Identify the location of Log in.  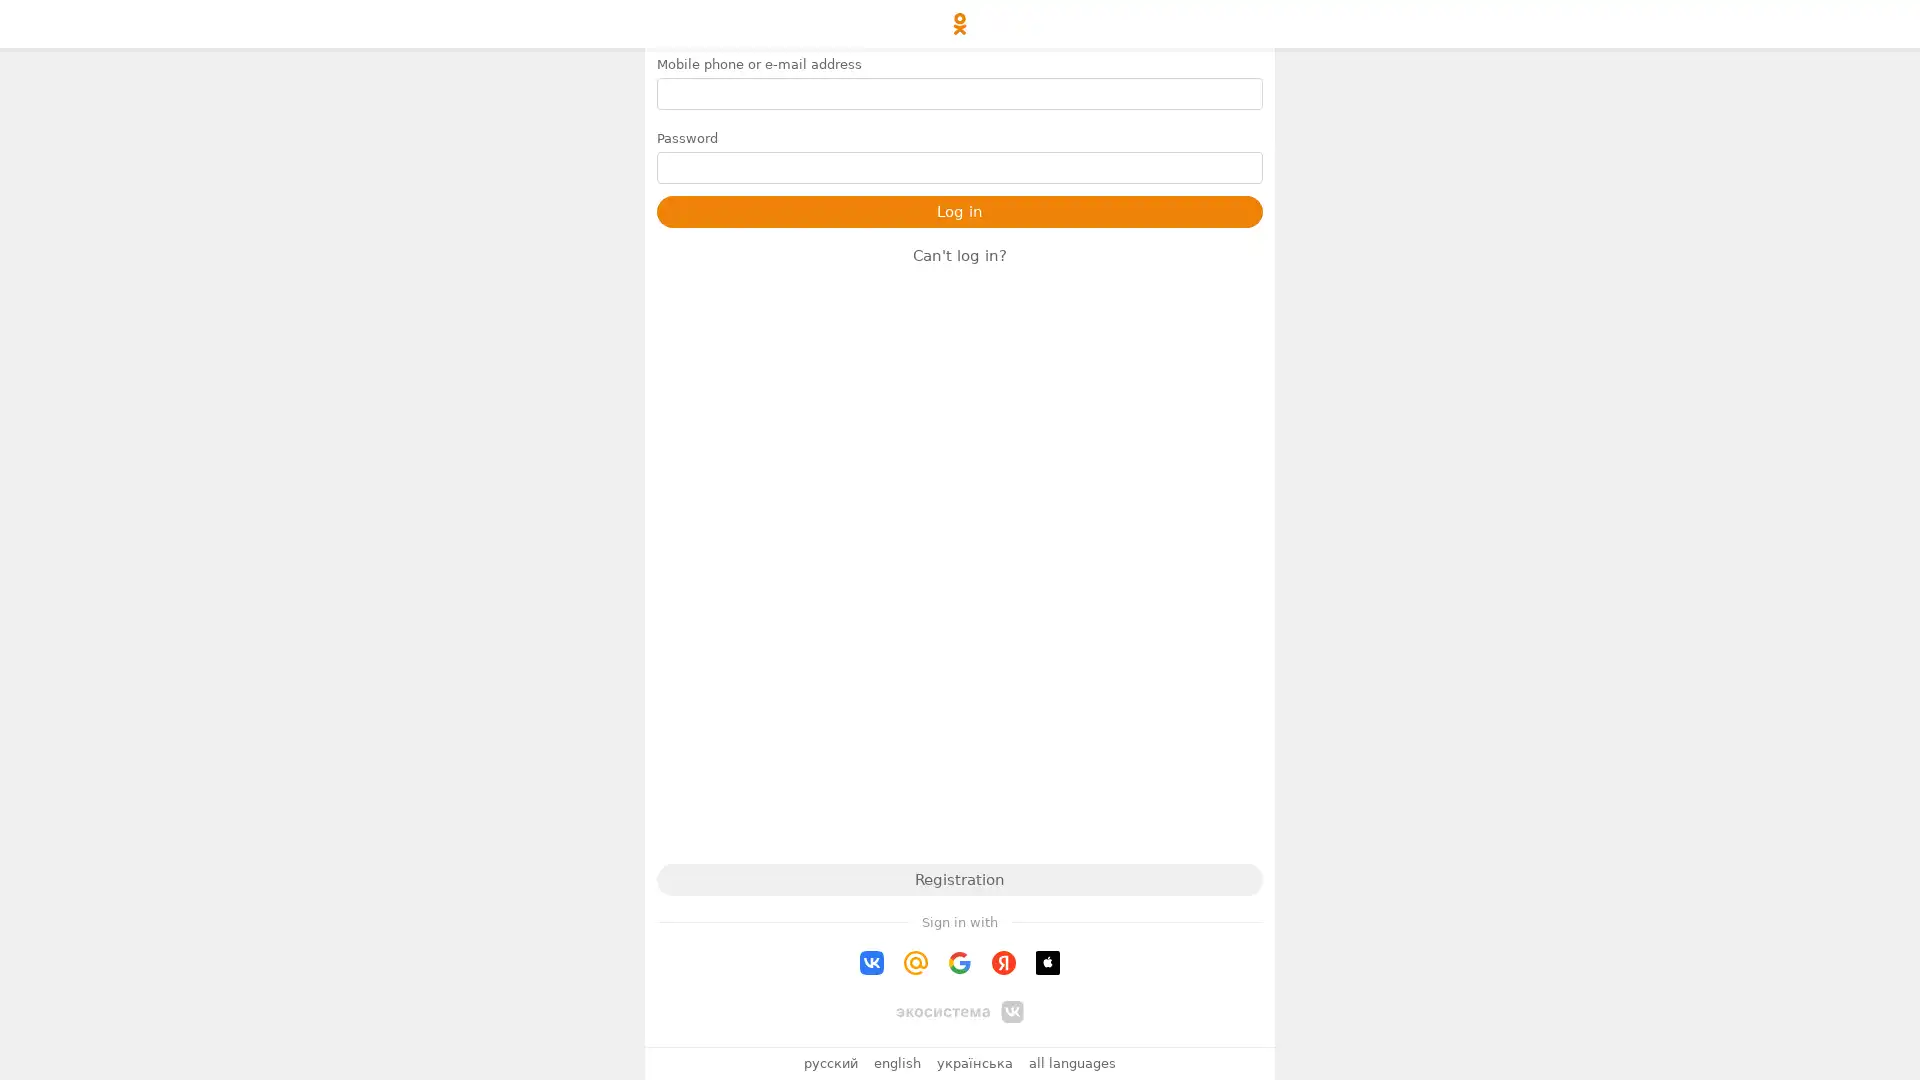
(960, 212).